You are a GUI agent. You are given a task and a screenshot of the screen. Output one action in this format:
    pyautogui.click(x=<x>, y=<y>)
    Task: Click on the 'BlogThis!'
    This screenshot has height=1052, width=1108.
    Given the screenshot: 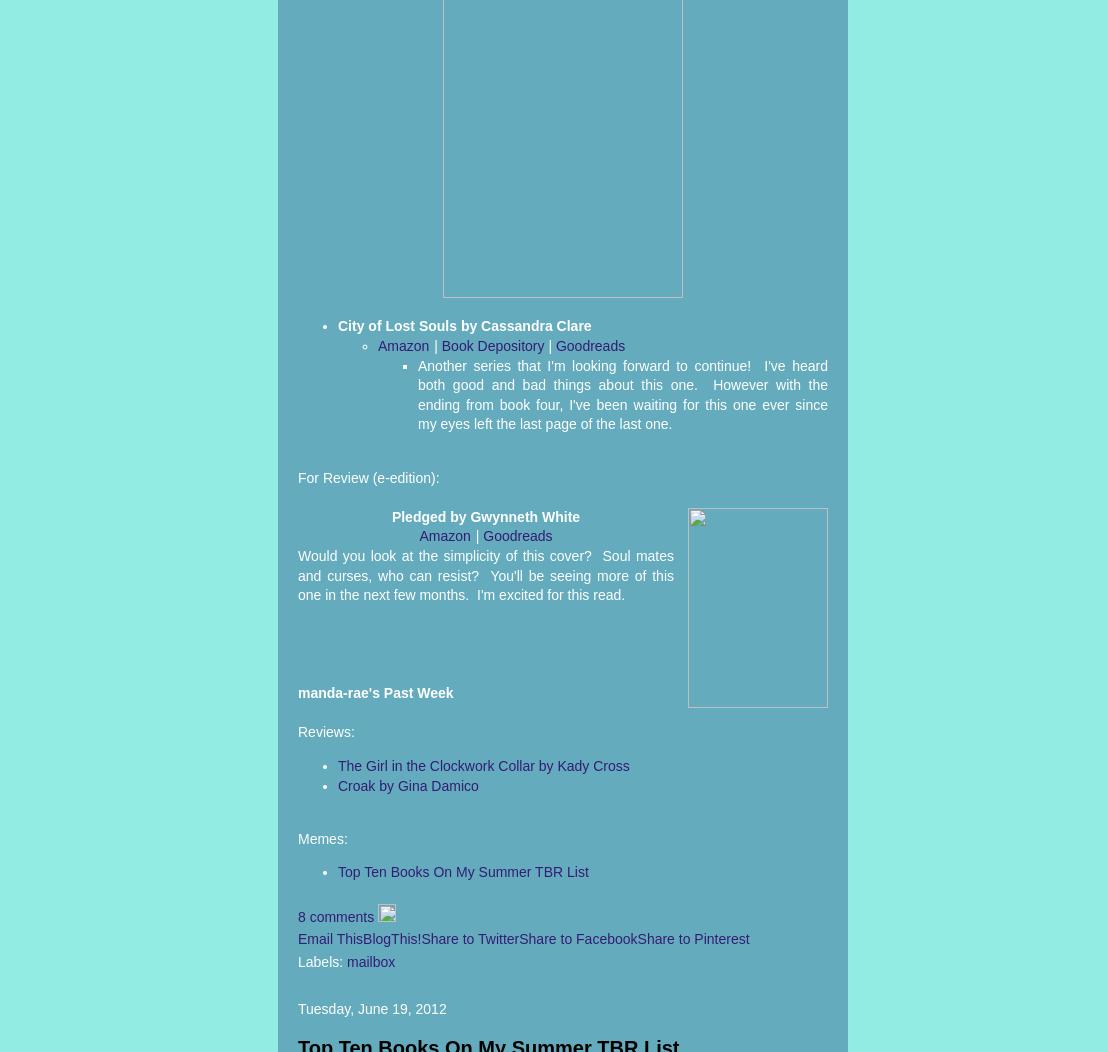 What is the action you would take?
    pyautogui.click(x=392, y=938)
    